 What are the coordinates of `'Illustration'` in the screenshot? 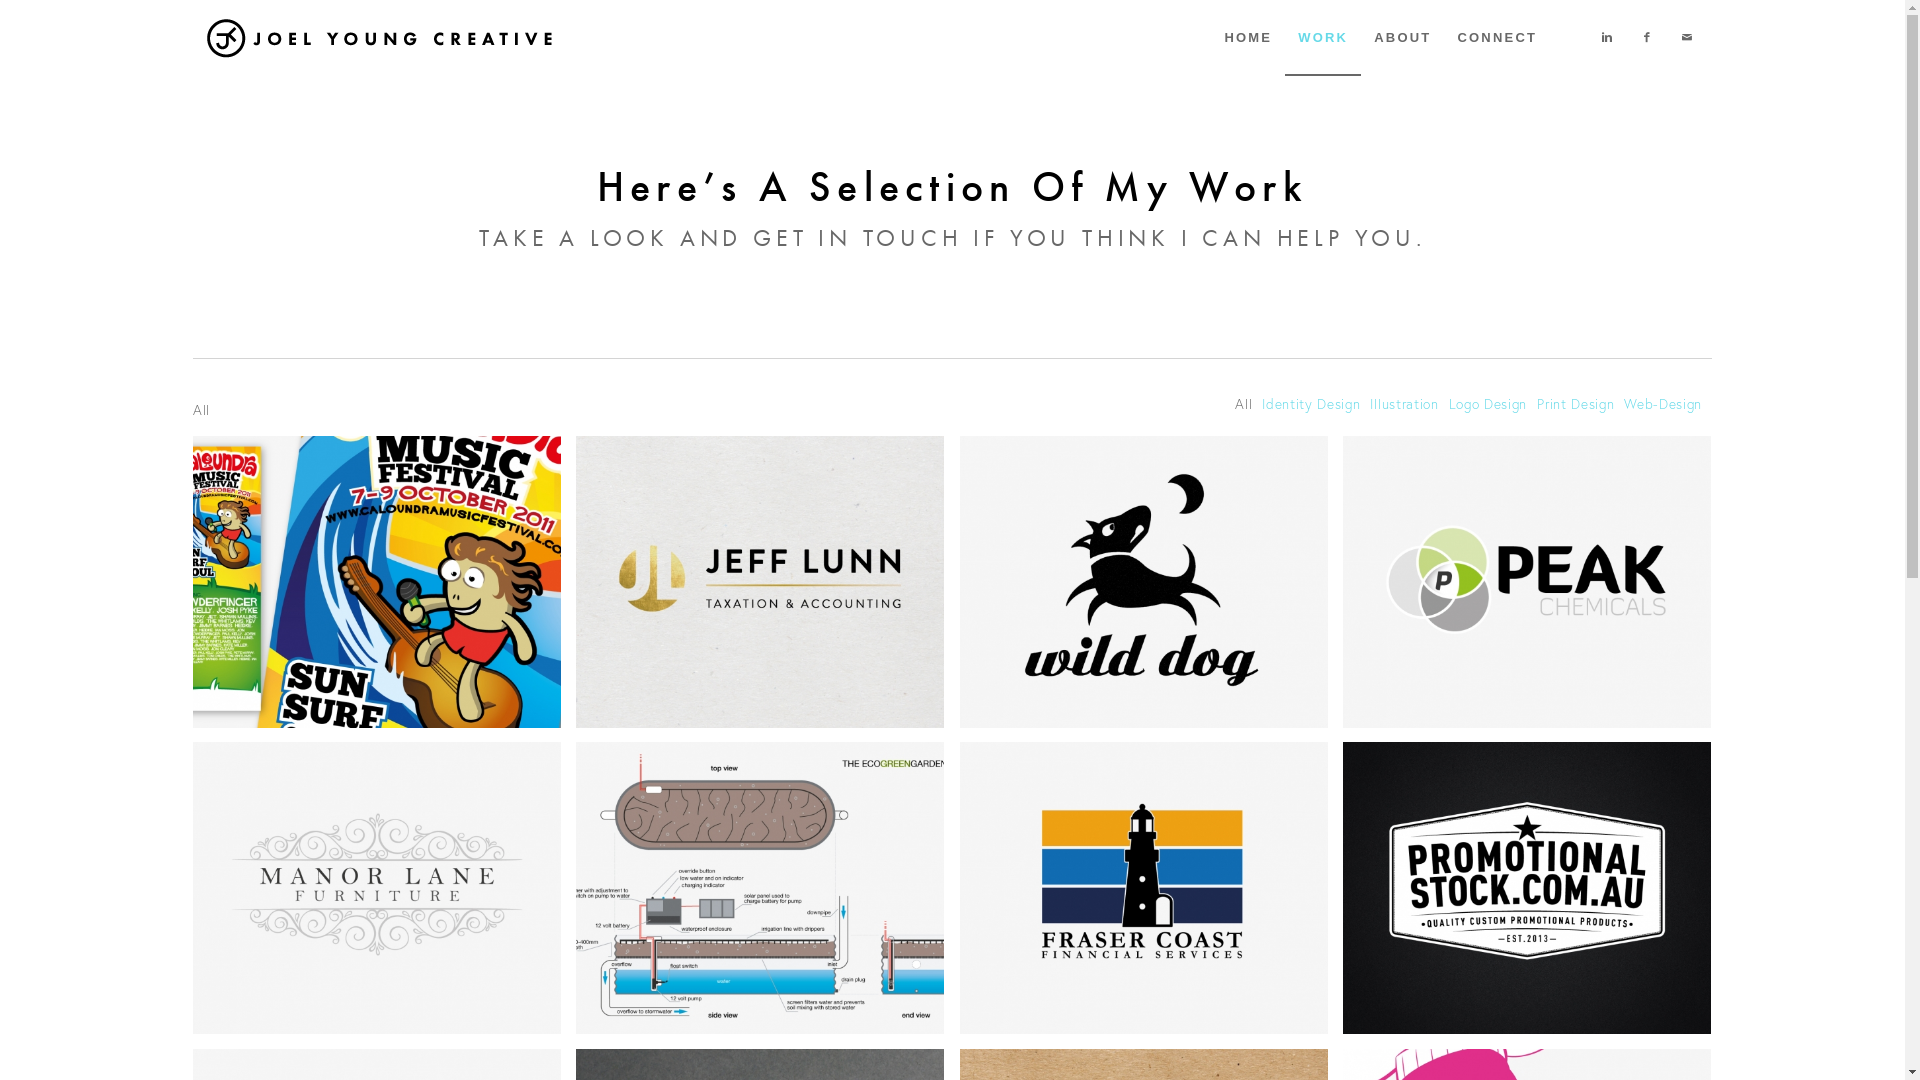 It's located at (1402, 405).